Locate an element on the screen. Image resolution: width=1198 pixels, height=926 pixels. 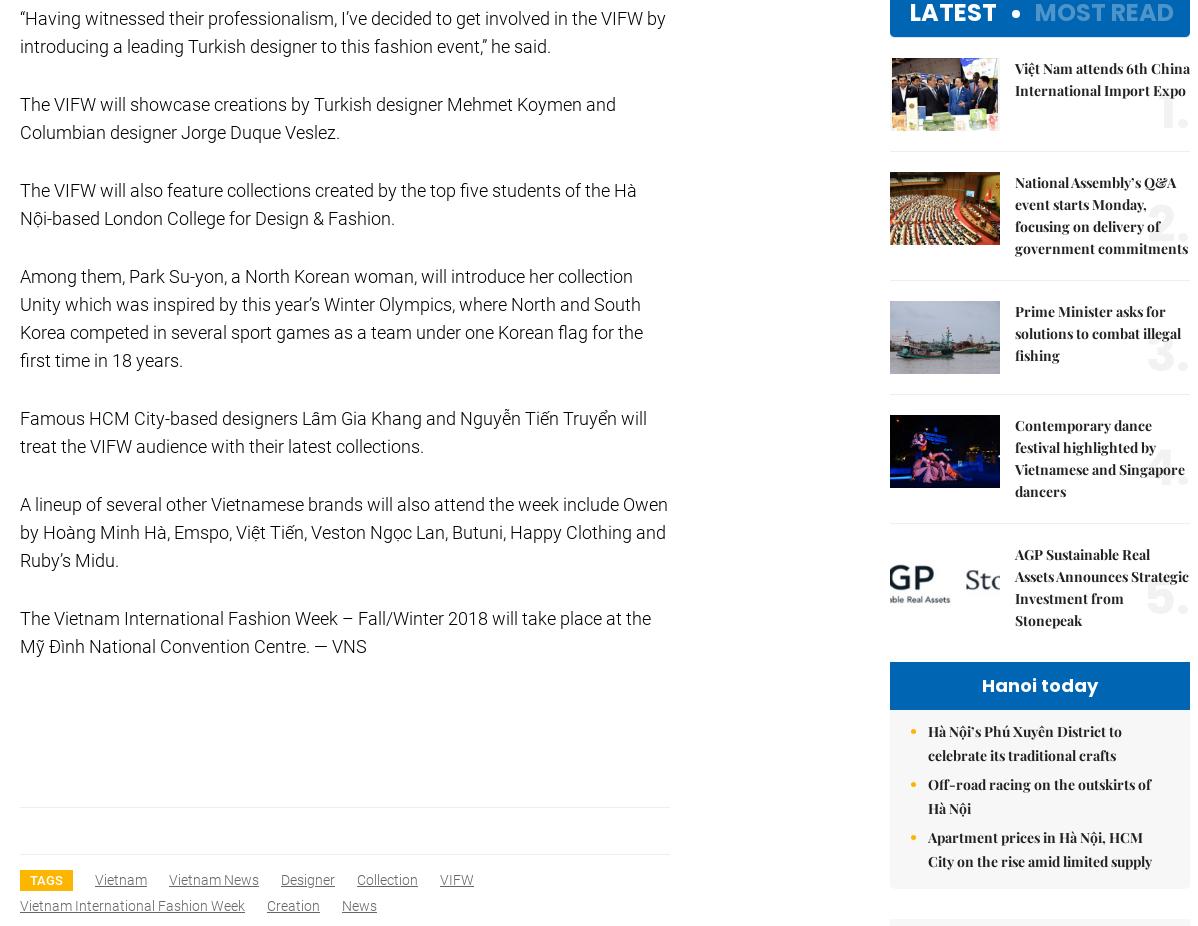
'Copyrights 2012 Viet Nam News. All rights reserved.' is located at coordinates (183, 86).